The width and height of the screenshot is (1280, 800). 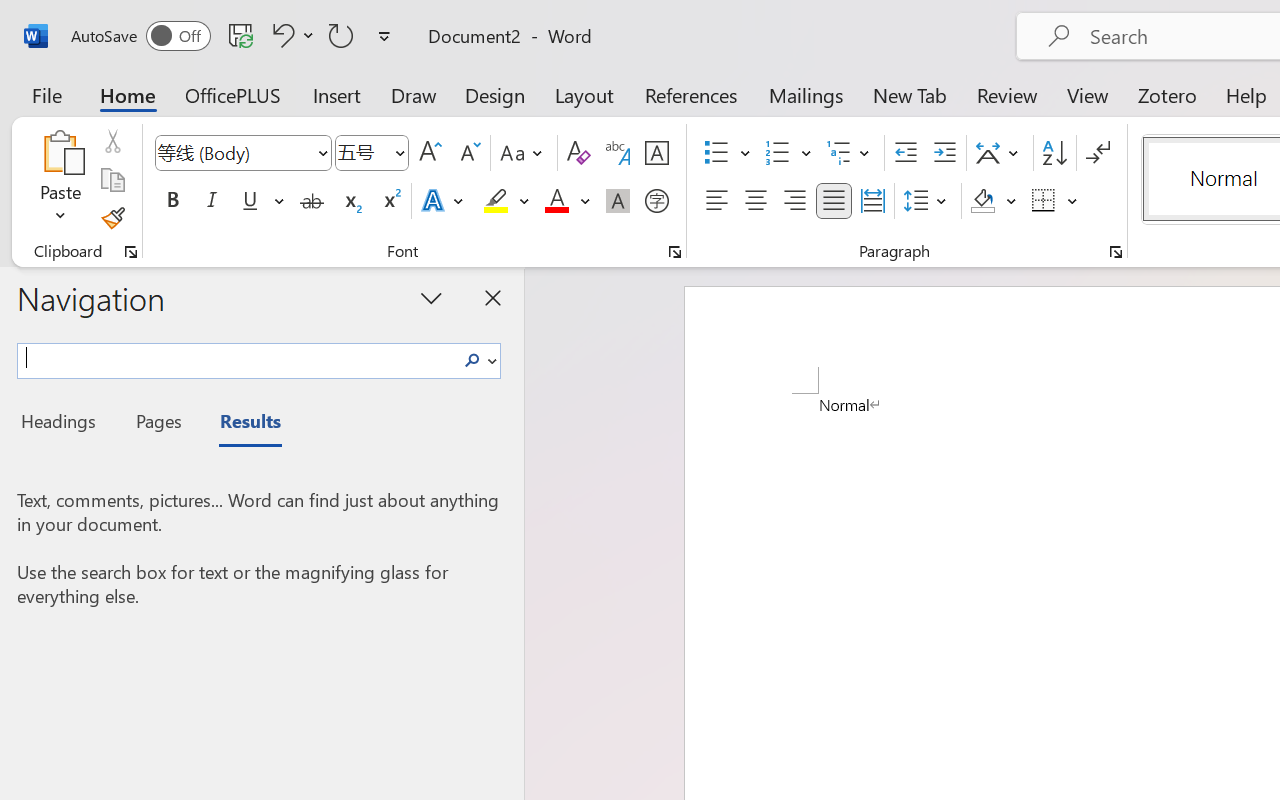 I want to click on 'Character Border', so click(x=656, y=153).